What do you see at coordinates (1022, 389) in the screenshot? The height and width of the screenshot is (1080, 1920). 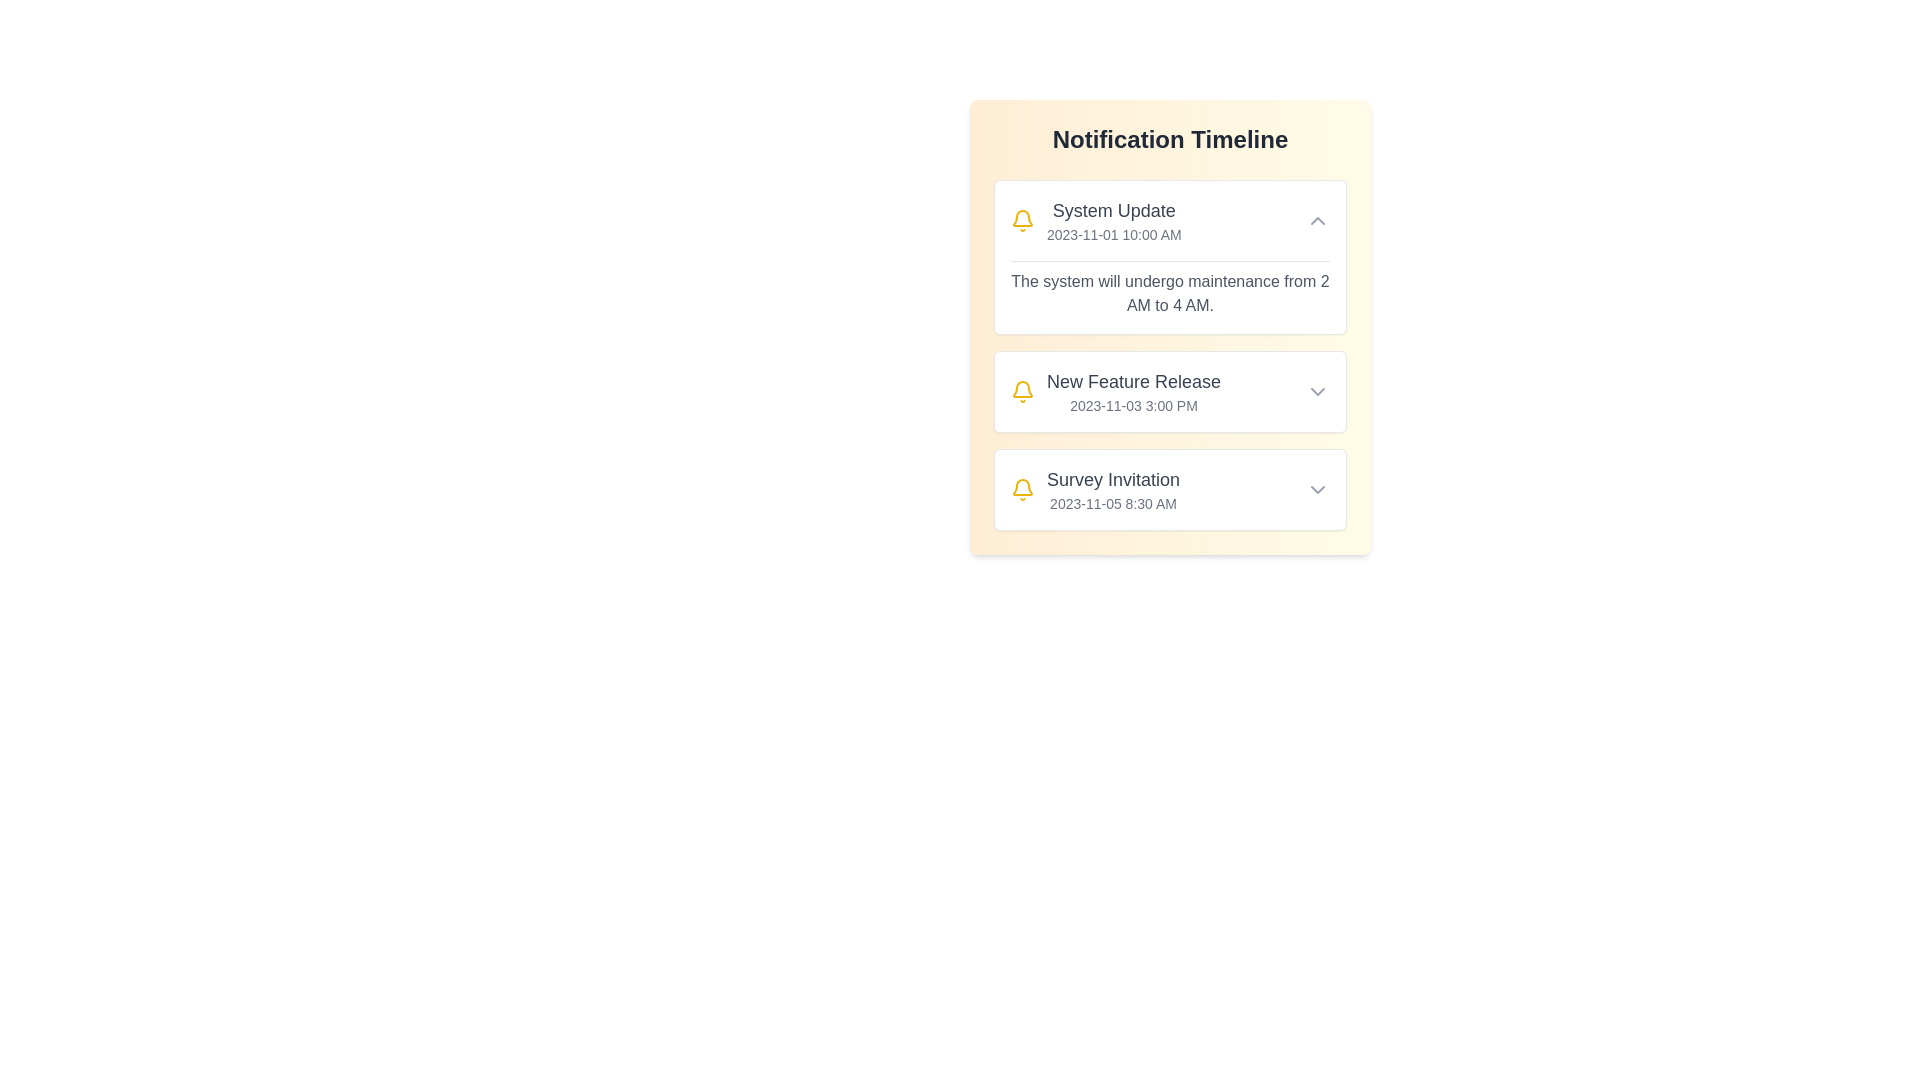 I see `the notification icon located to the left of the text content in the second component of the notification timeline` at bounding box center [1022, 389].